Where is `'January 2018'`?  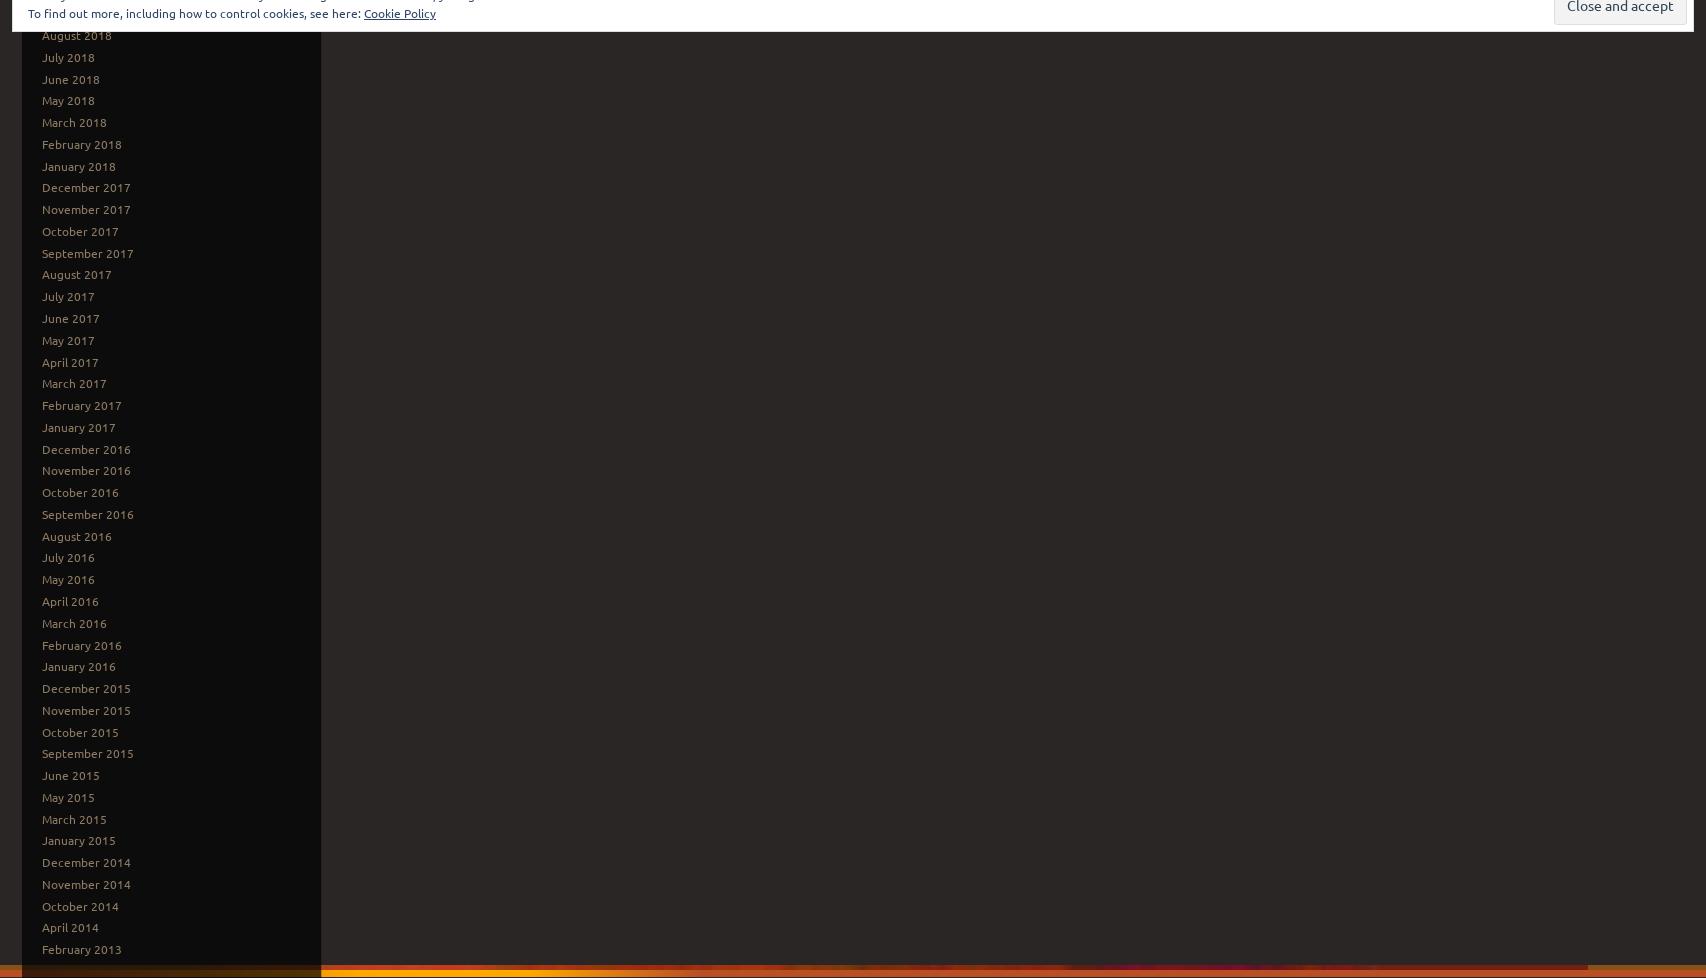
'January 2018' is located at coordinates (77, 164).